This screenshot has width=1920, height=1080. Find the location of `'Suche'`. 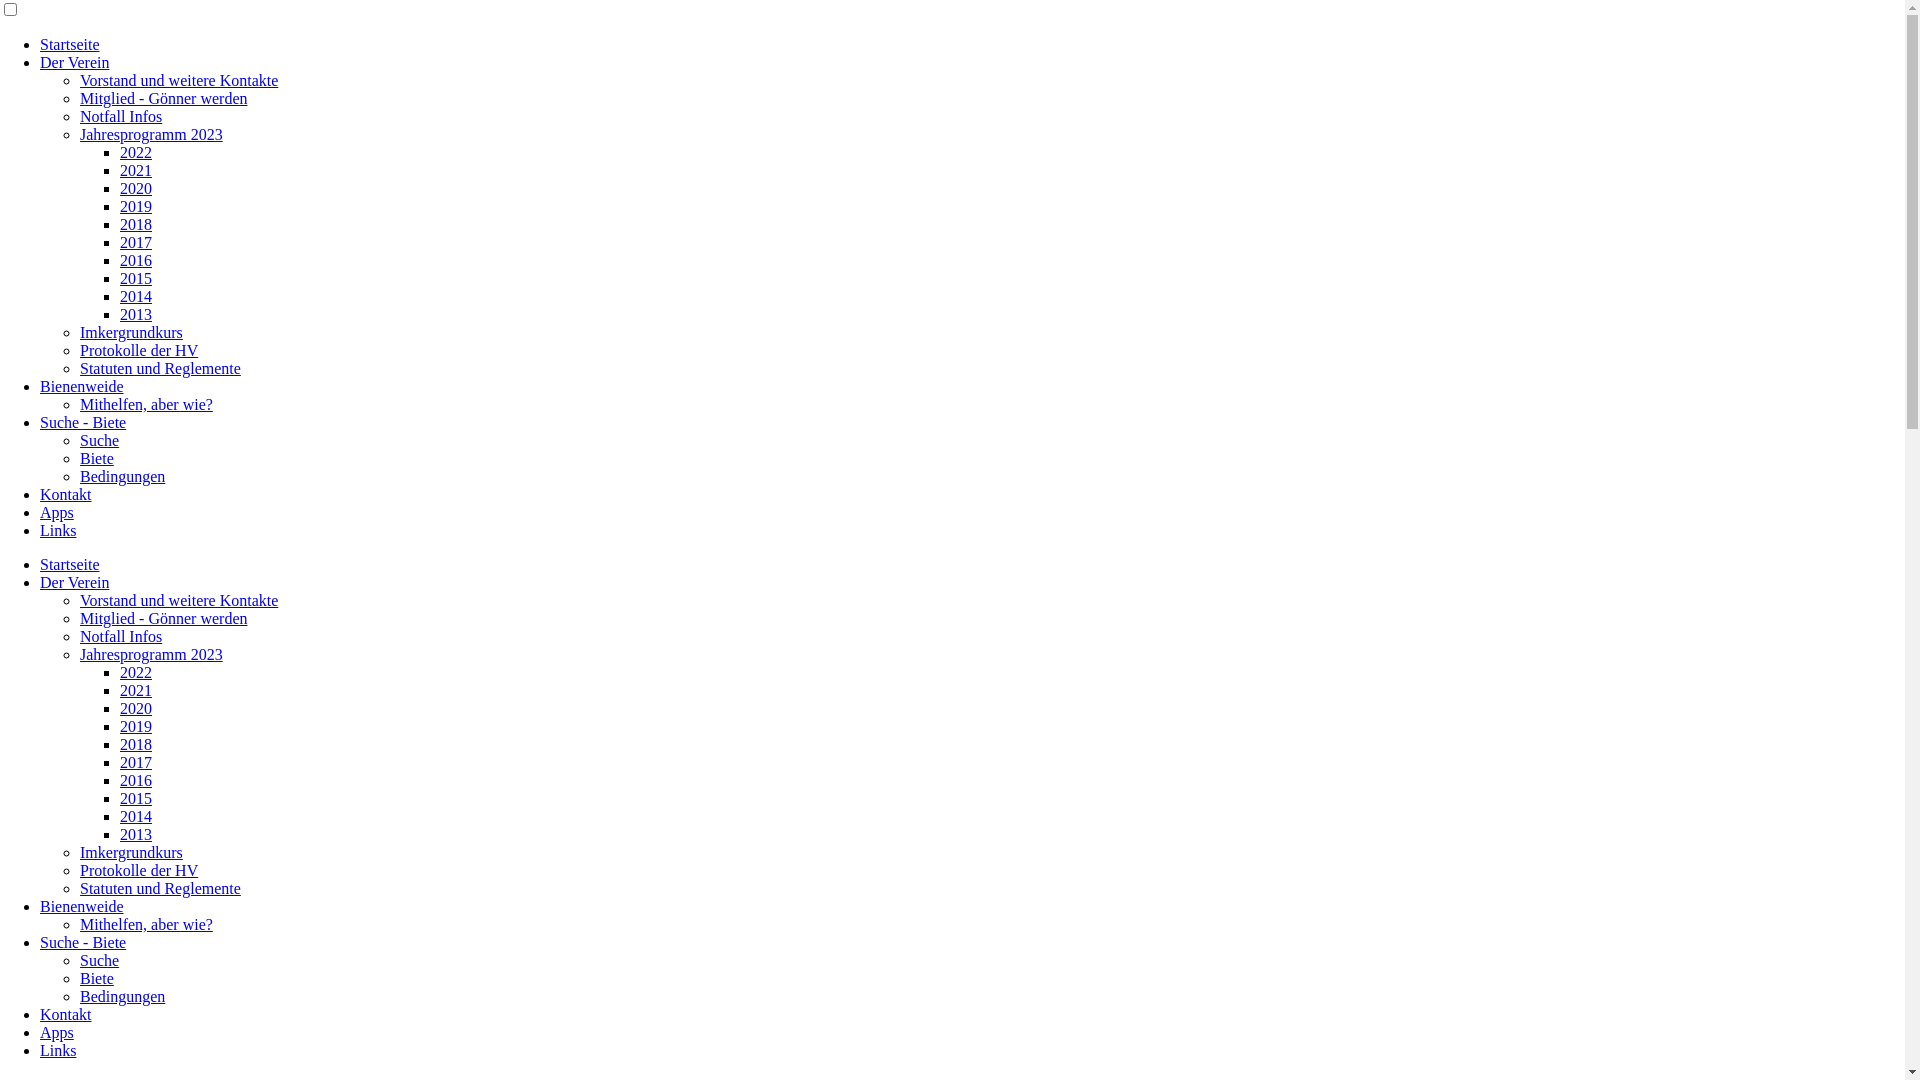

'Suche' is located at coordinates (98, 439).